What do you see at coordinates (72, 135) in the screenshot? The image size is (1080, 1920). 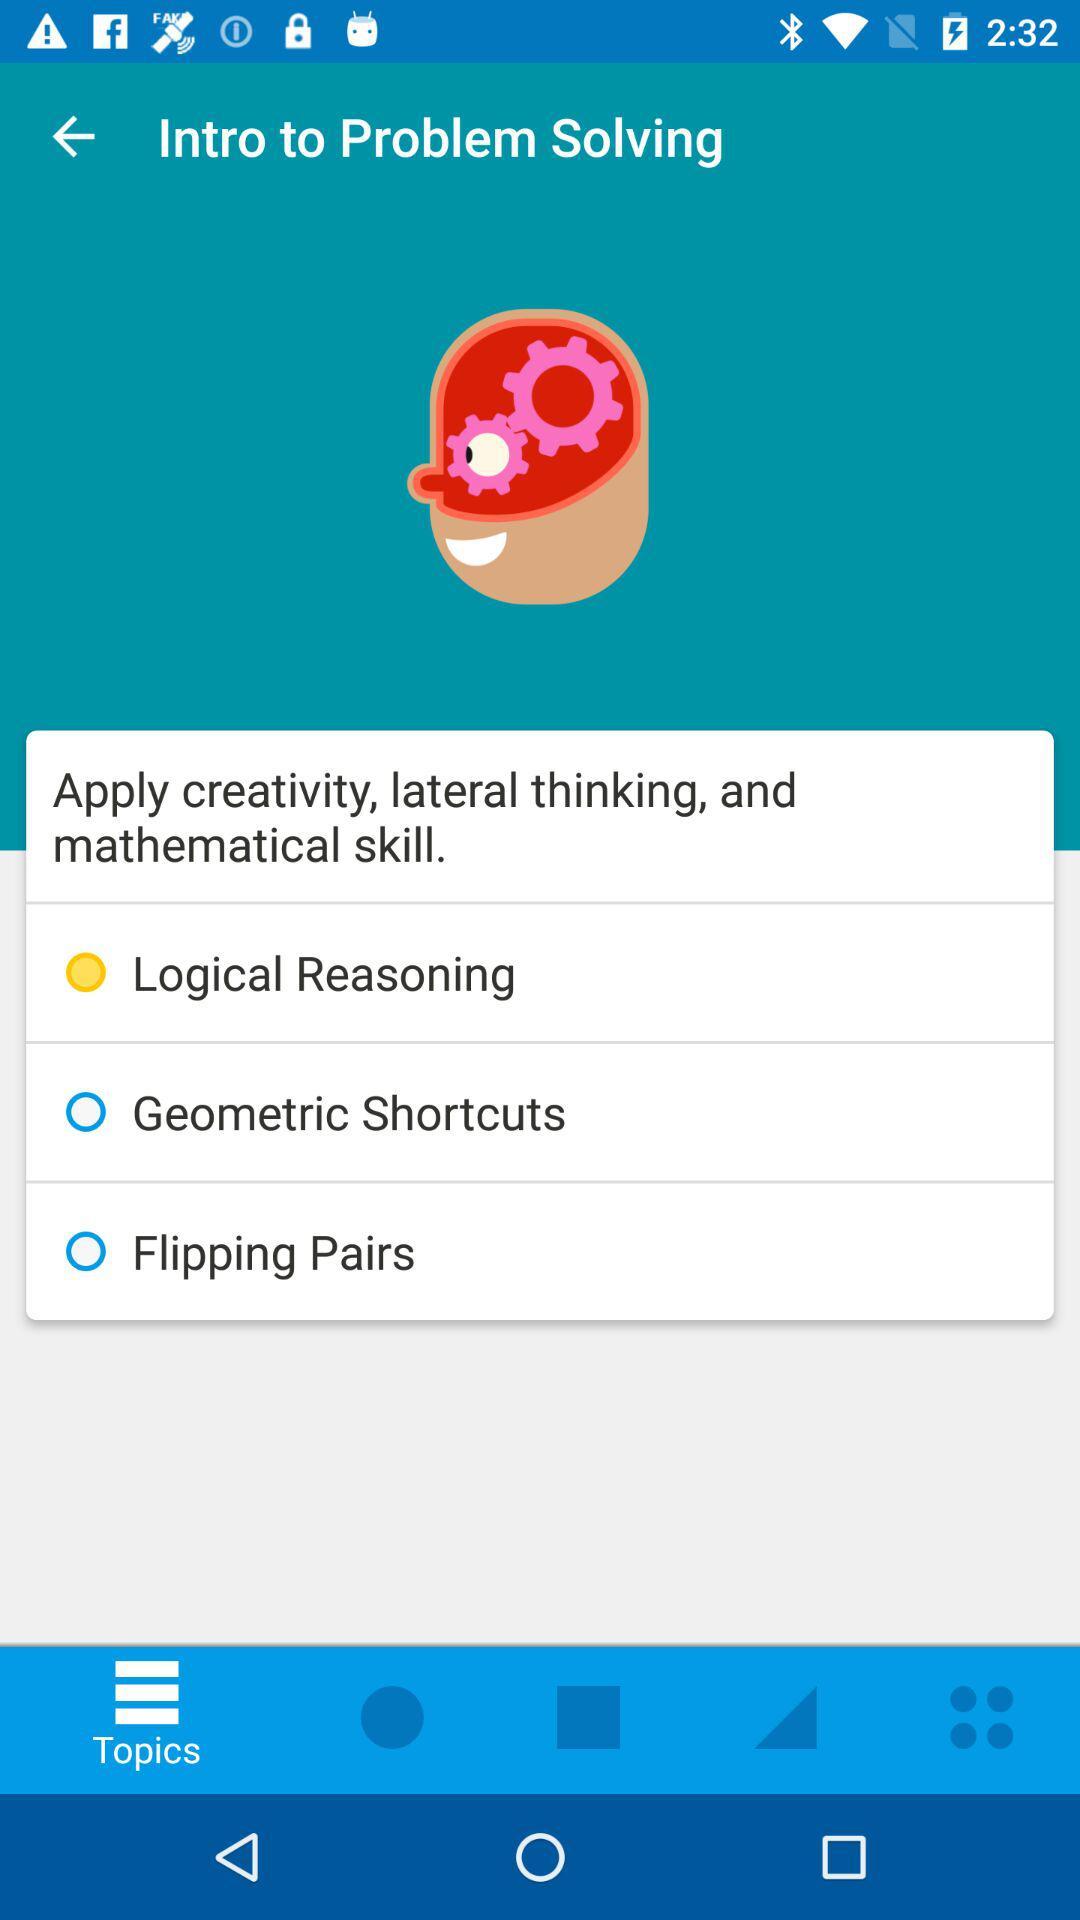 I see `icon to the left of intro to problem item` at bounding box center [72, 135].